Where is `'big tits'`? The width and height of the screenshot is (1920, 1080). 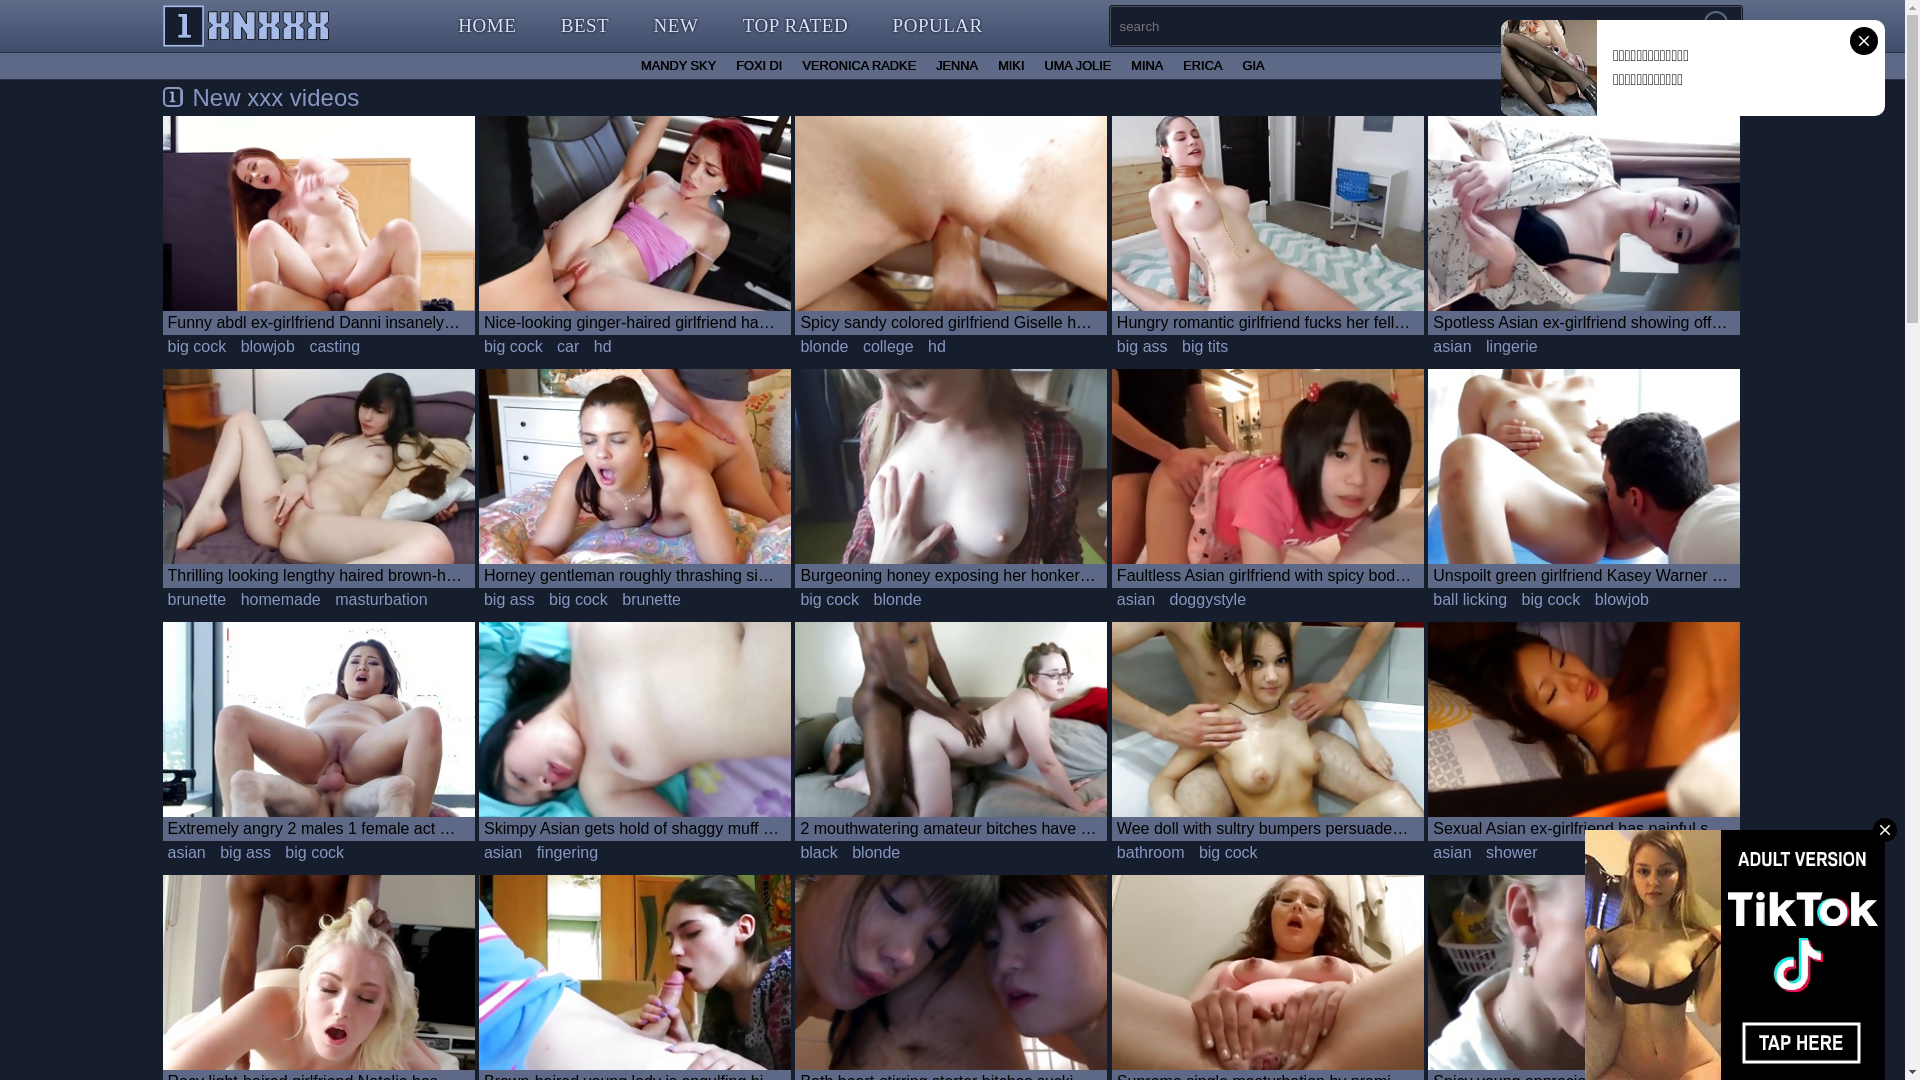
'big tits' is located at coordinates (1203, 346).